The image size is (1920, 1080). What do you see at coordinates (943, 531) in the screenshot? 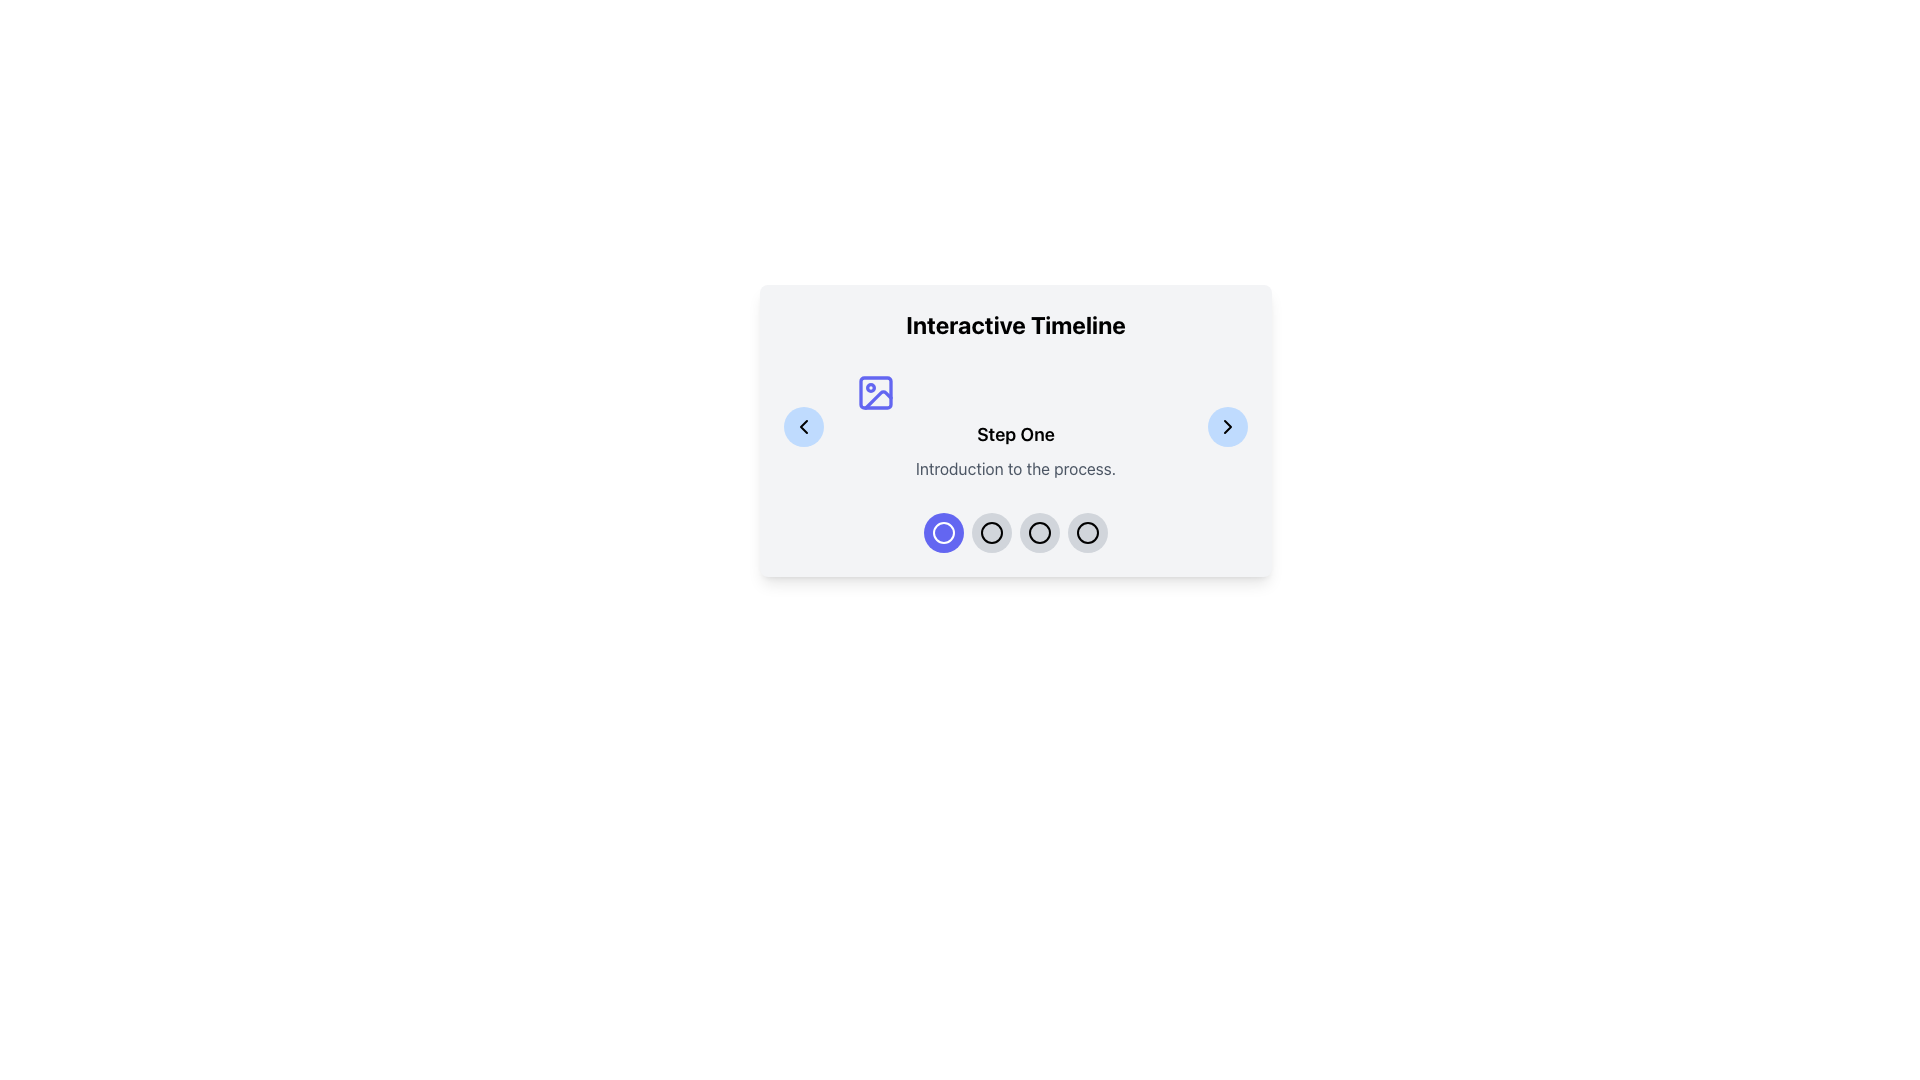
I see `the first circular button from the left in the horizontal row of step indicators` at bounding box center [943, 531].